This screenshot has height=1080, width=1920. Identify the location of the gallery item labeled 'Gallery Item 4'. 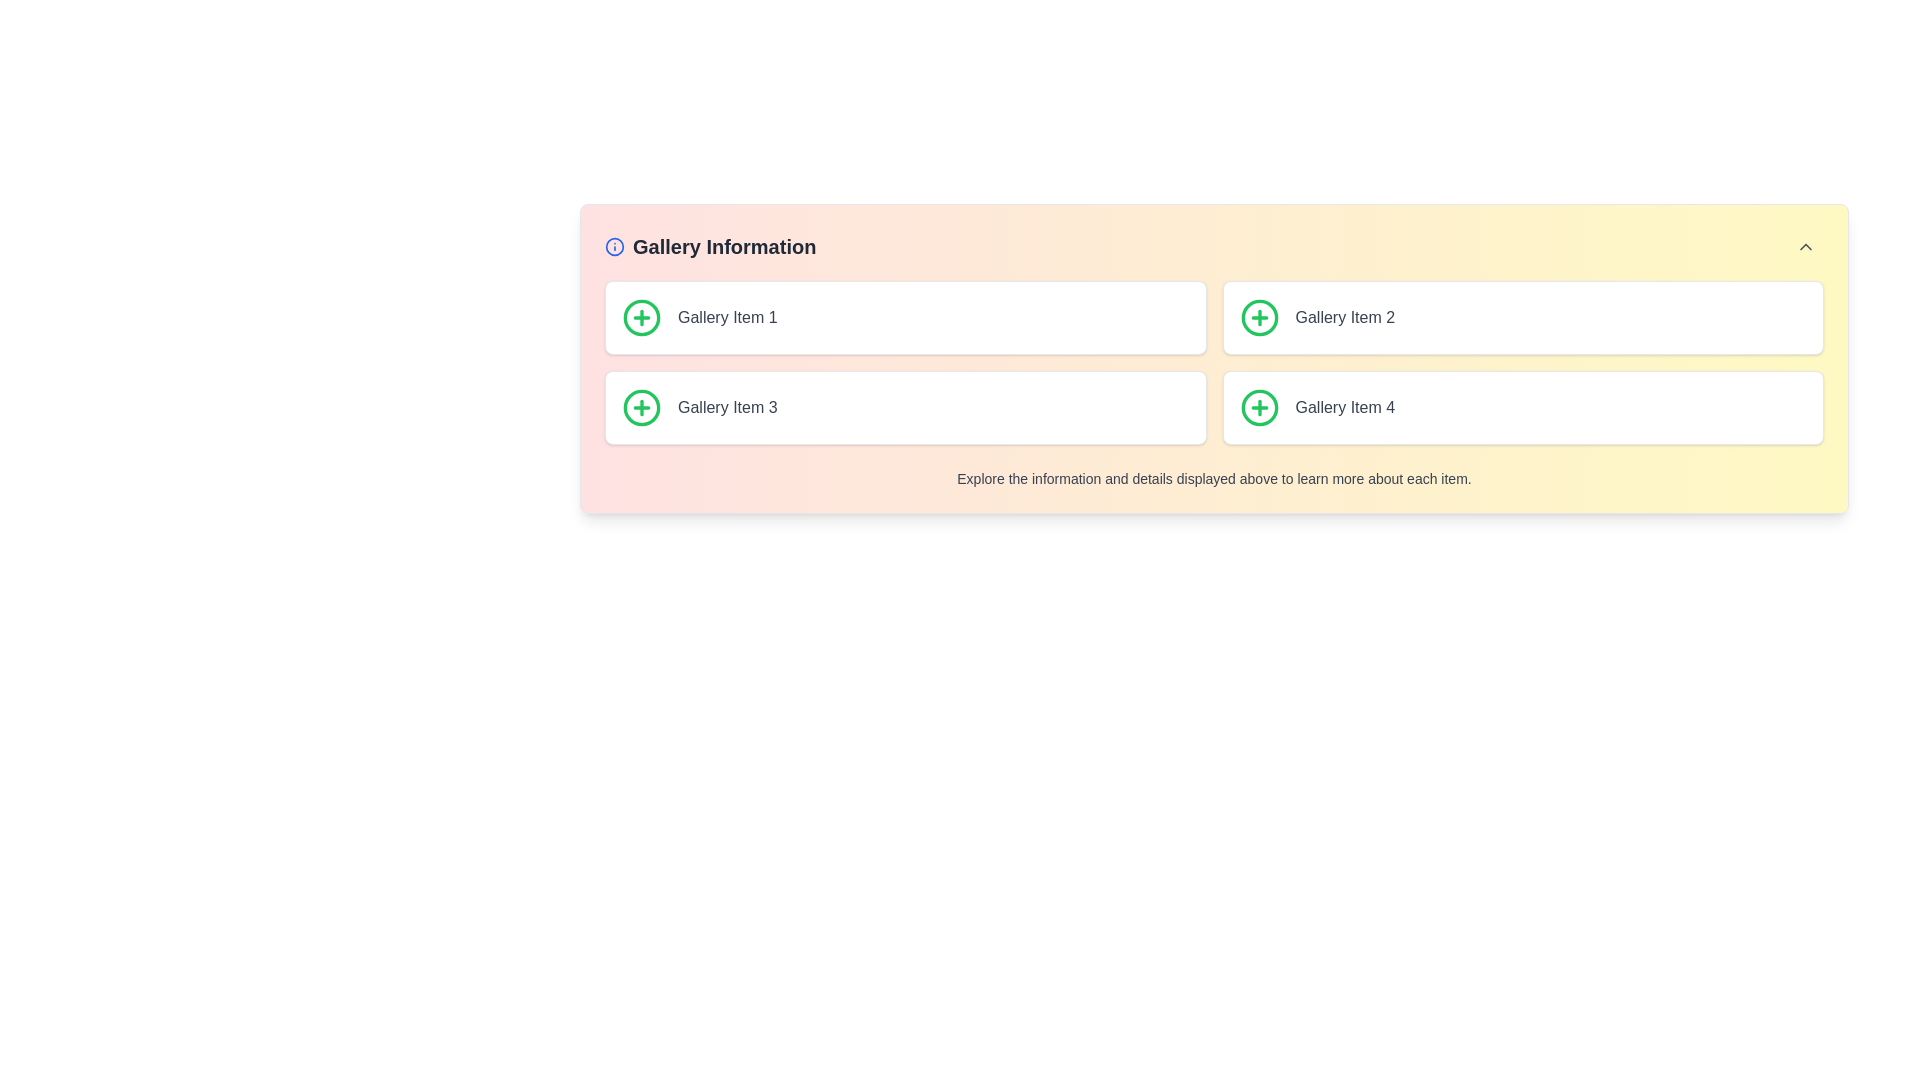
(1522, 407).